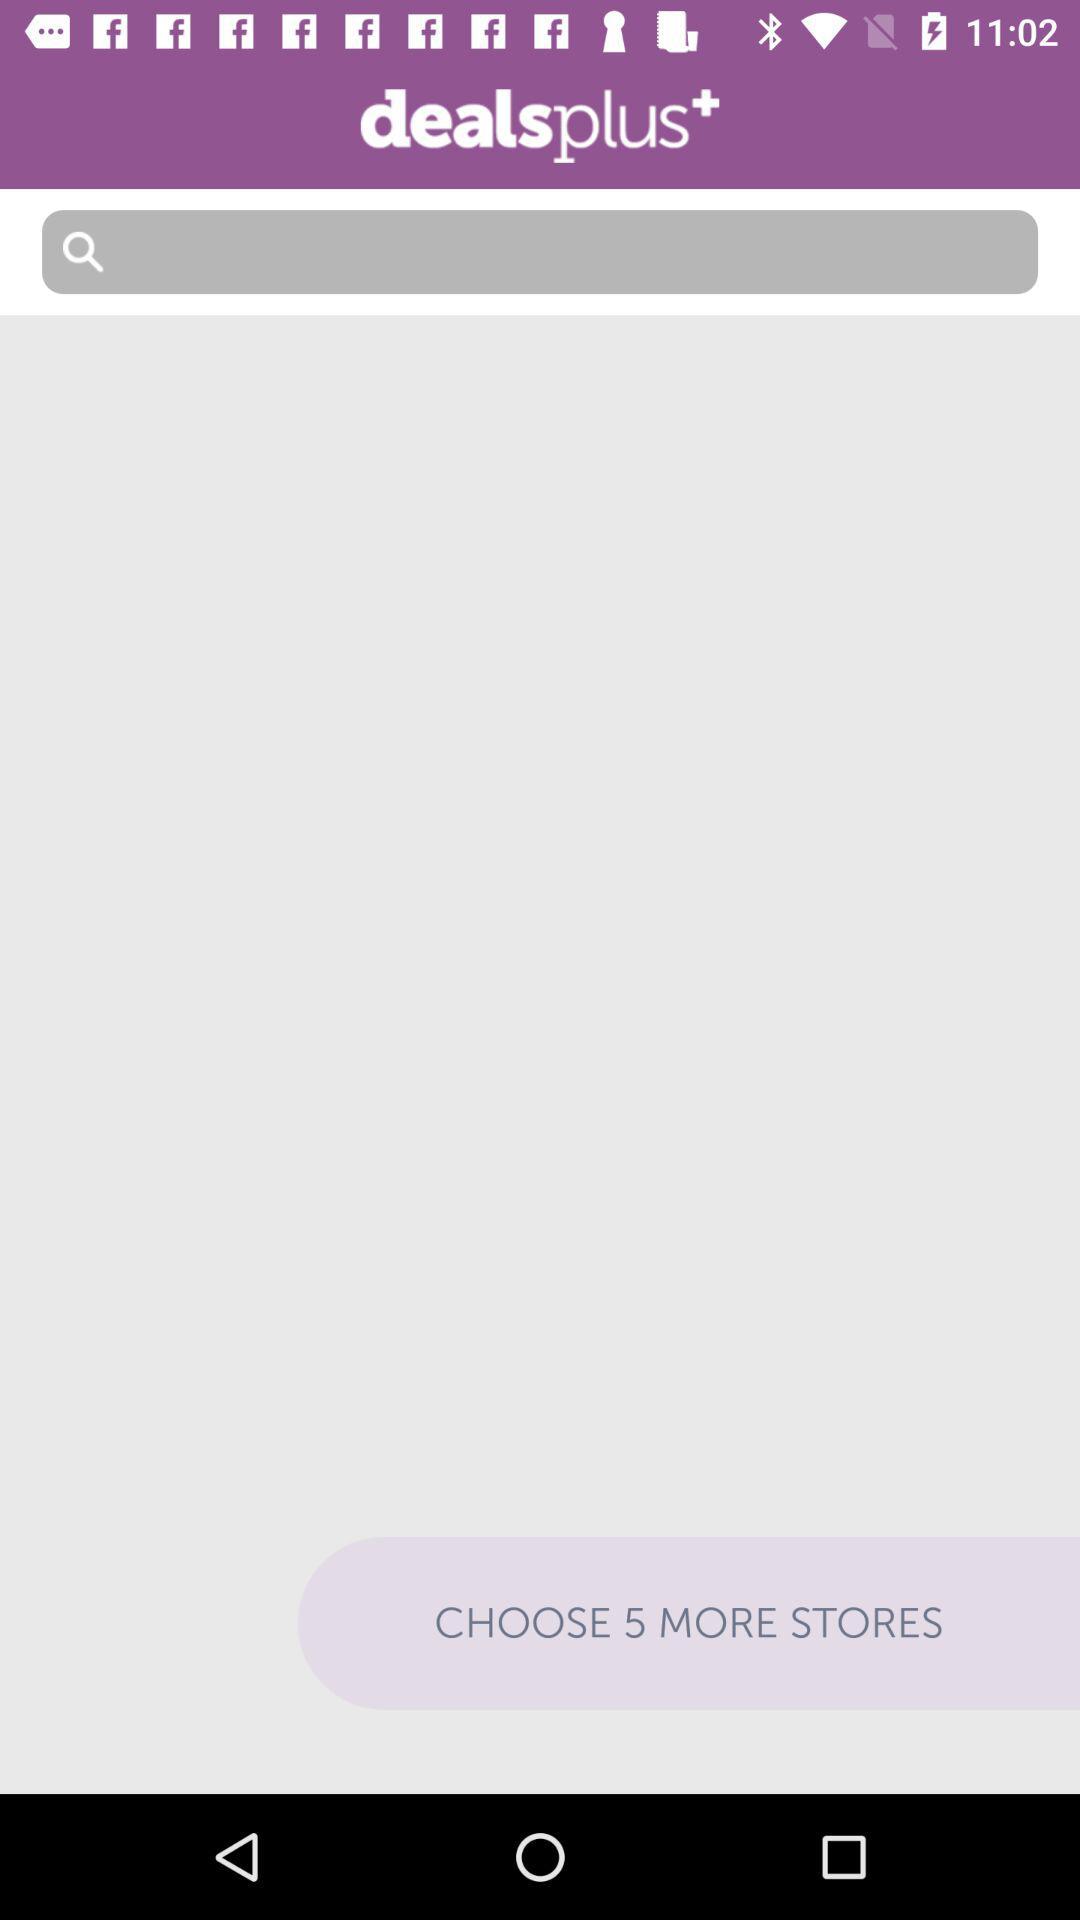 This screenshot has height=1920, width=1080. I want to click on search for stores, so click(540, 251).